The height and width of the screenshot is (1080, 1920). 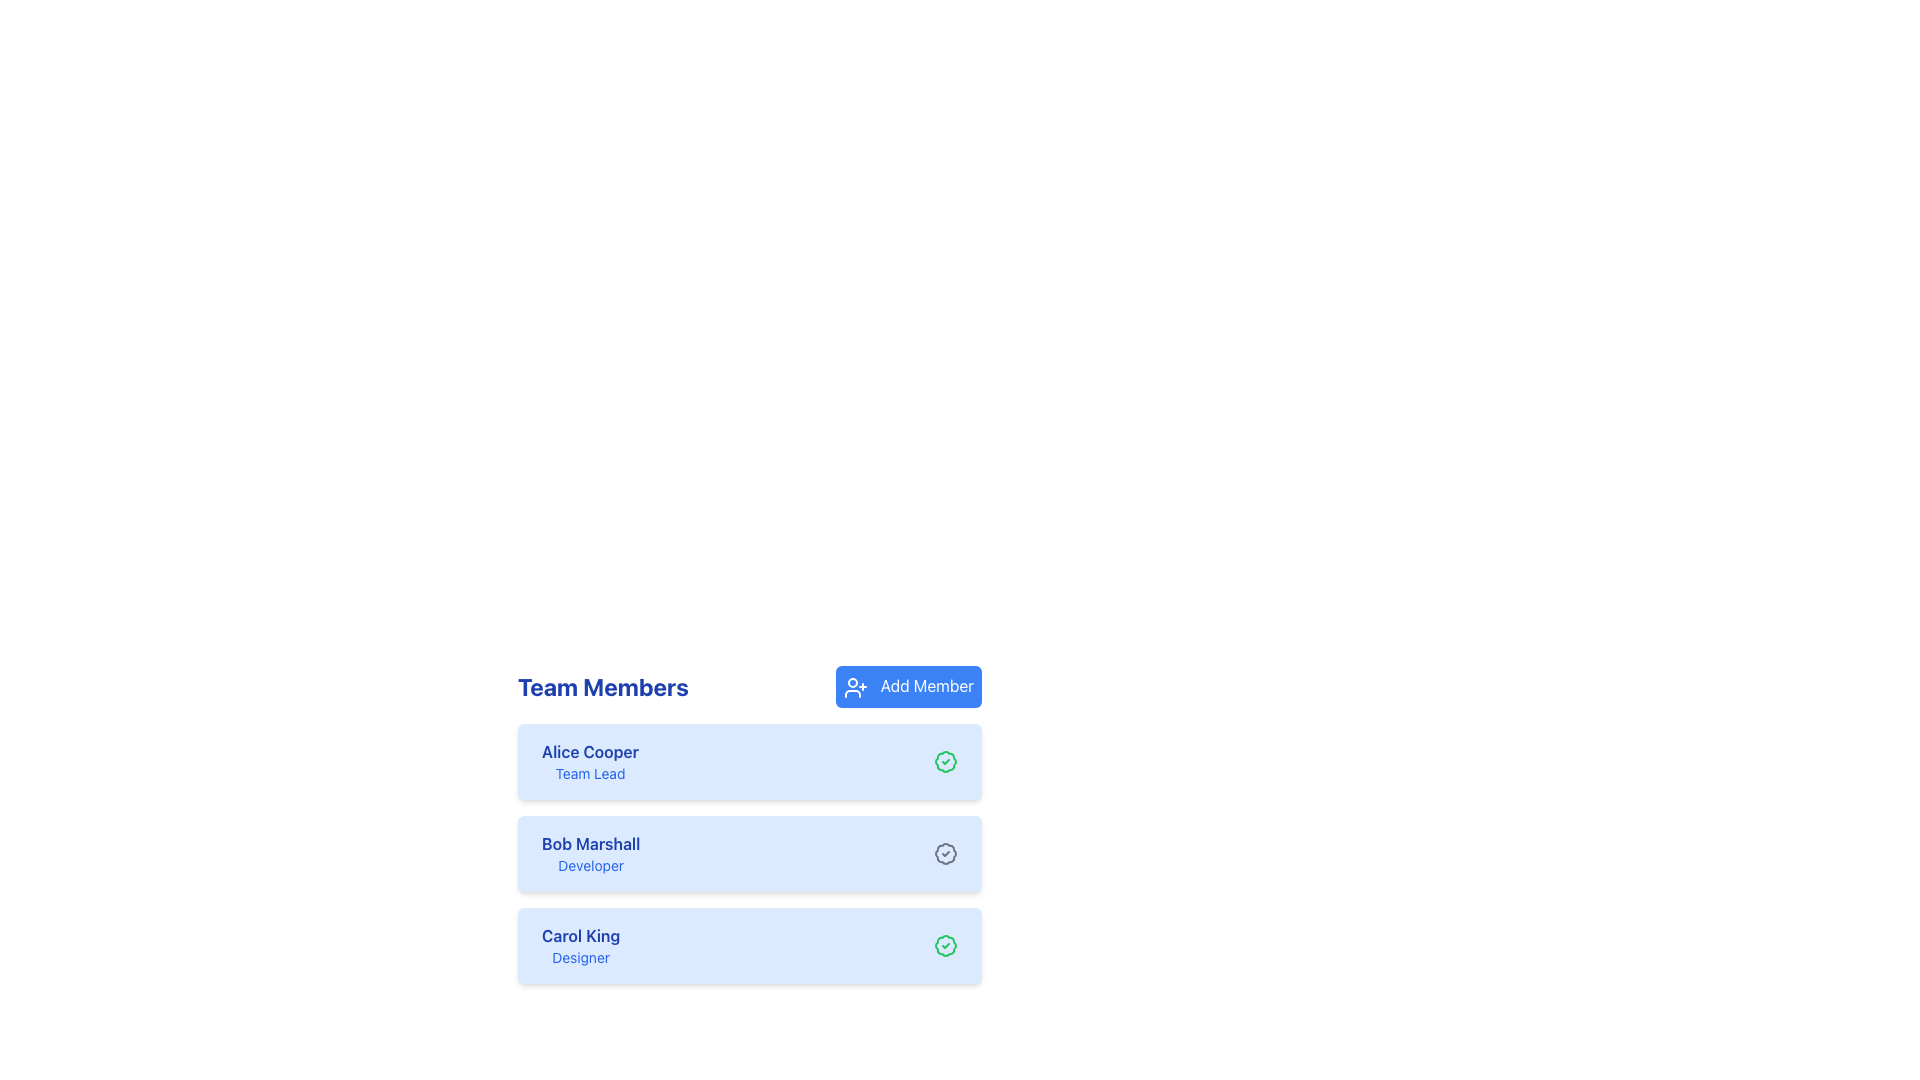 I want to click on text content of the user information label located within the third light blue member card in the 'Team Members' section, directly below the 'Bob Marshall' member card, so click(x=580, y=945).